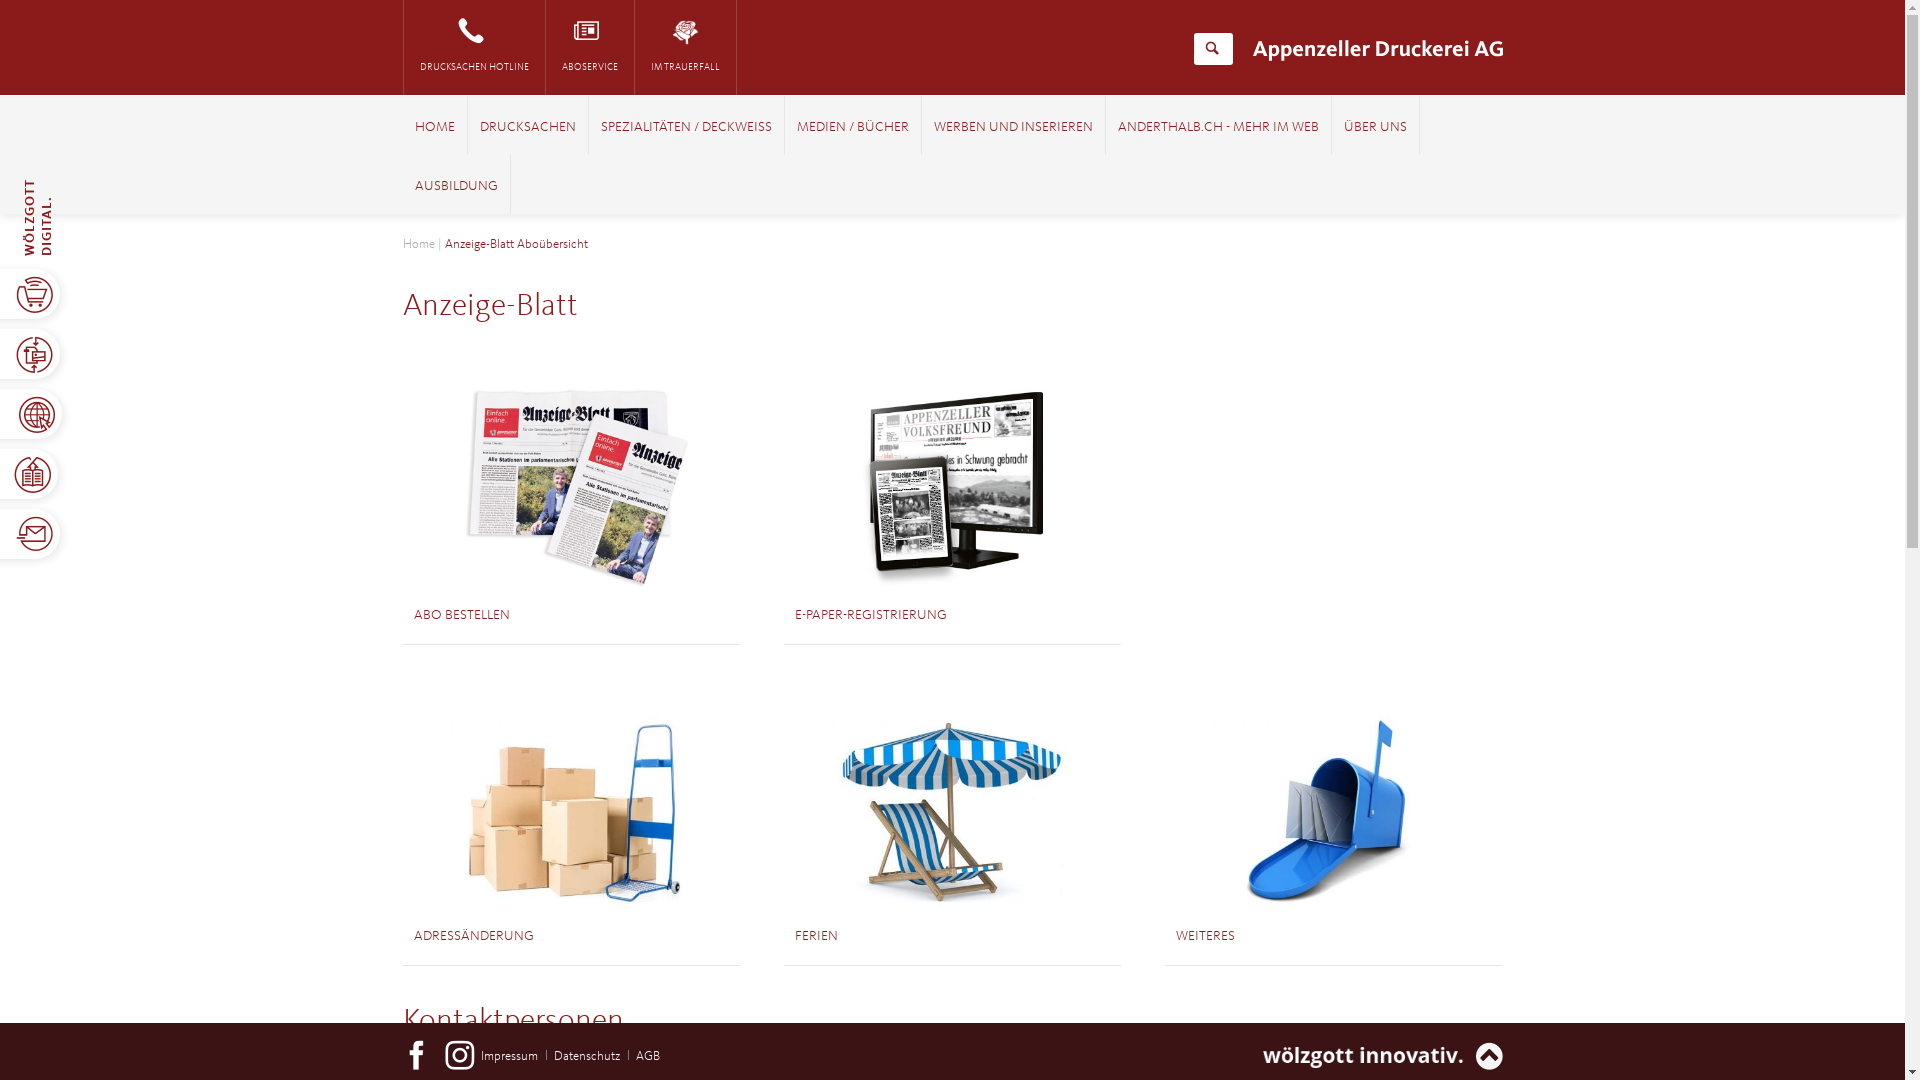  Describe the element at coordinates (1211, 48) in the screenshot. I see `'Suchen'` at that location.